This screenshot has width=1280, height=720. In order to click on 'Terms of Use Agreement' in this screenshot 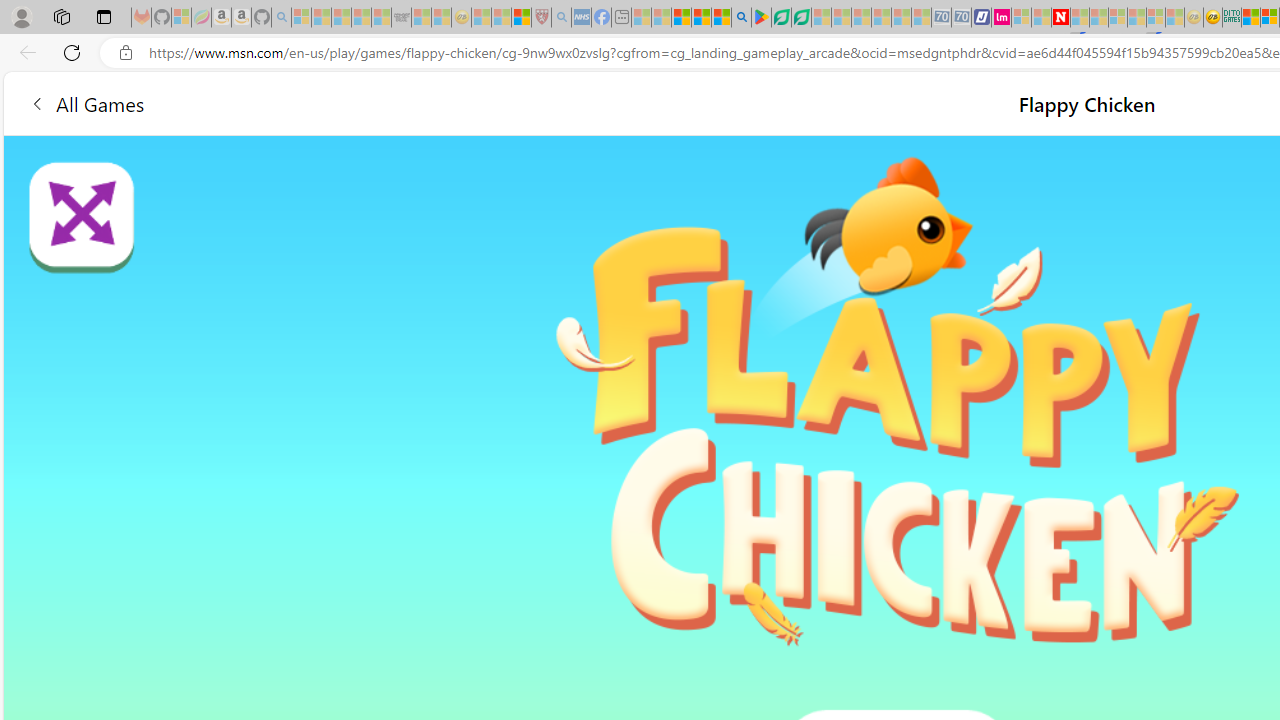, I will do `click(780, 17)`.